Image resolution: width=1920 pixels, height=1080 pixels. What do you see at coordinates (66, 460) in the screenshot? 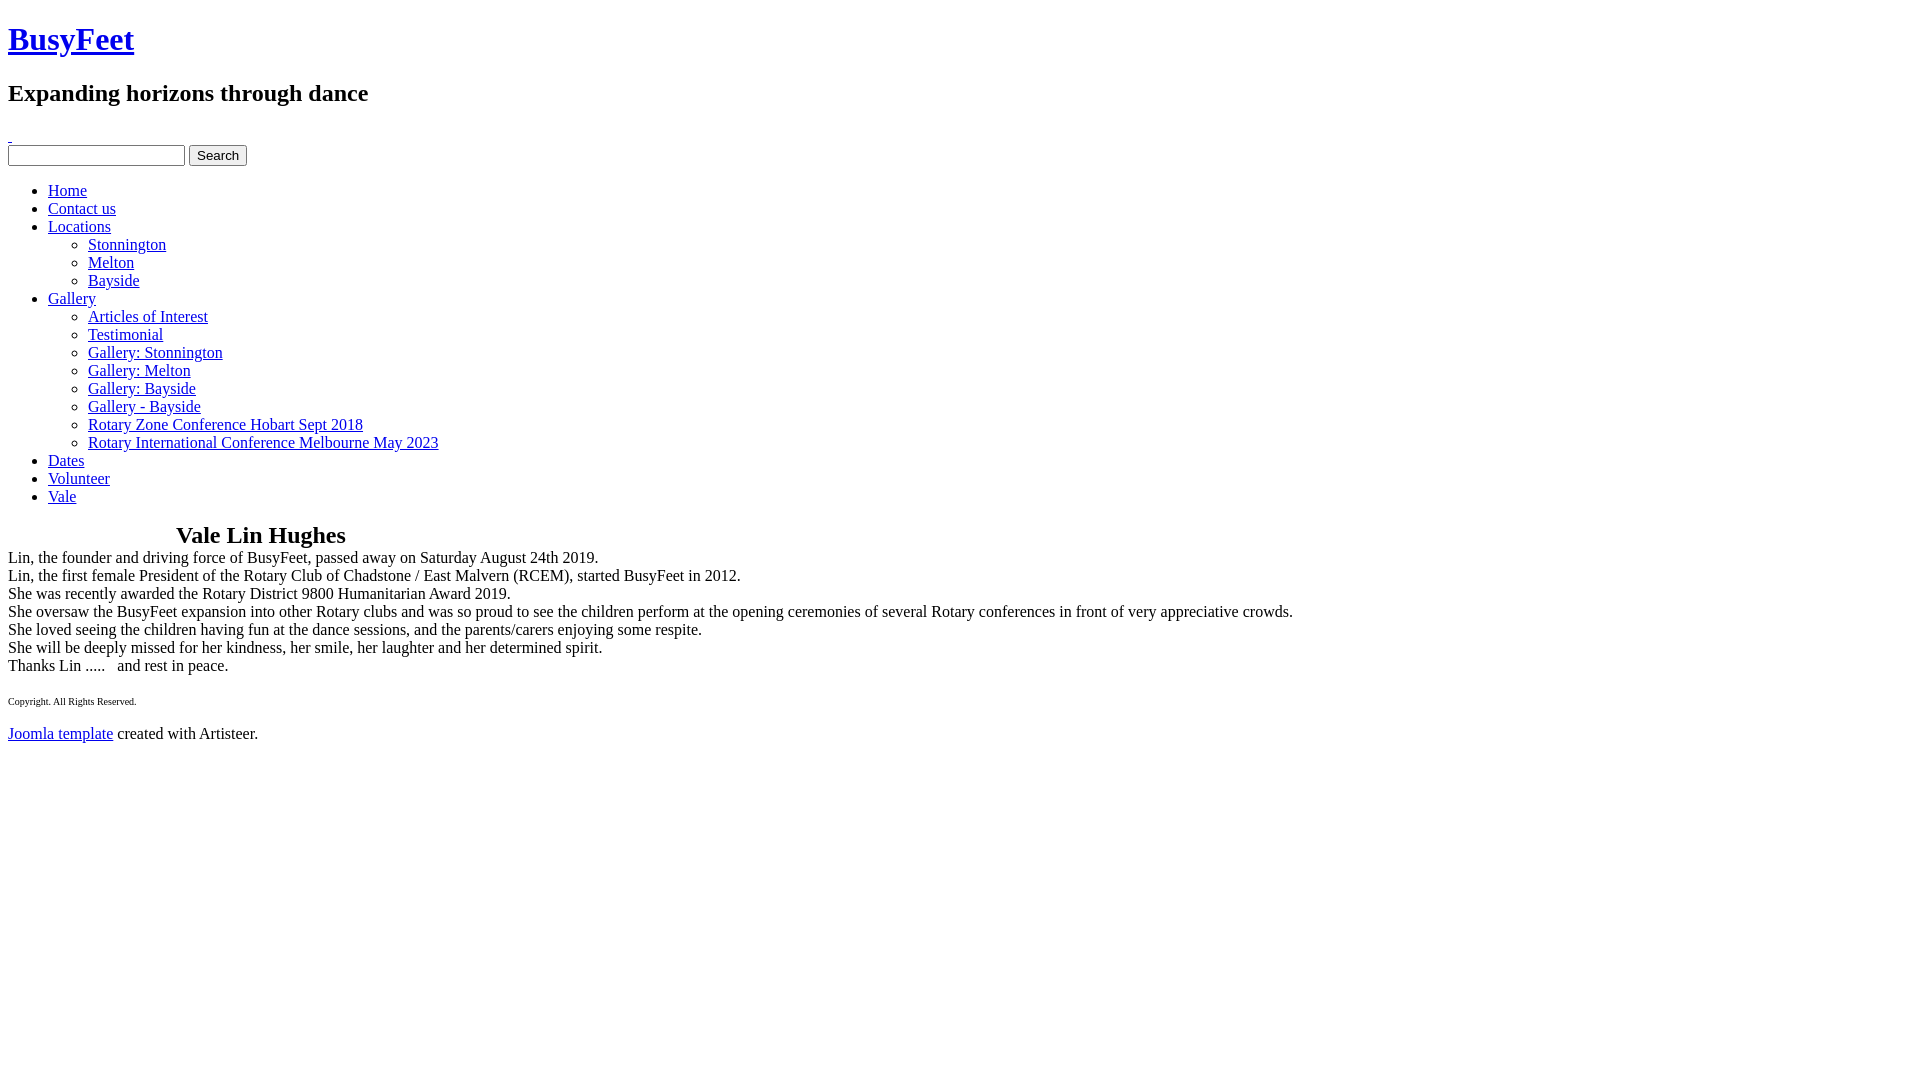
I see `'Dates'` at bounding box center [66, 460].